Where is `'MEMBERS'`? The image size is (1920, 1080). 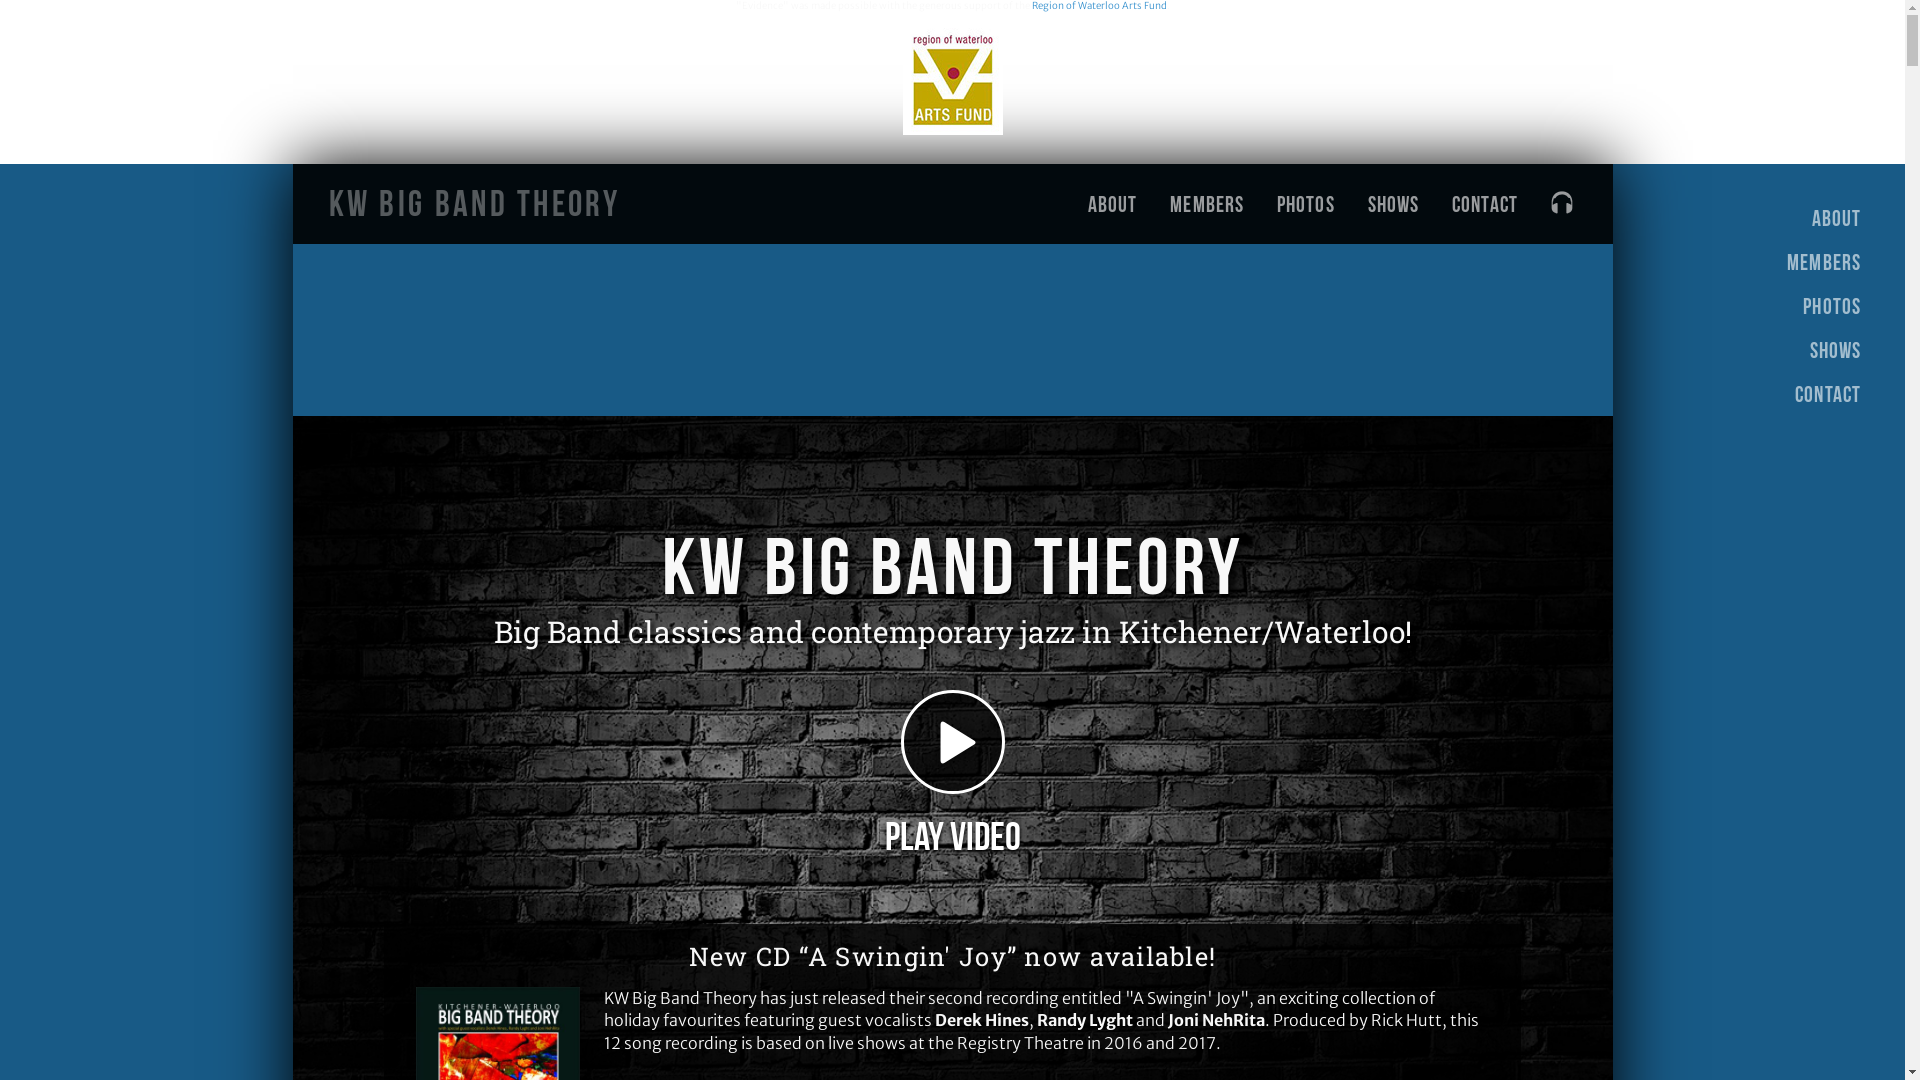
'MEMBERS' is located at coordinates (1153, 204).